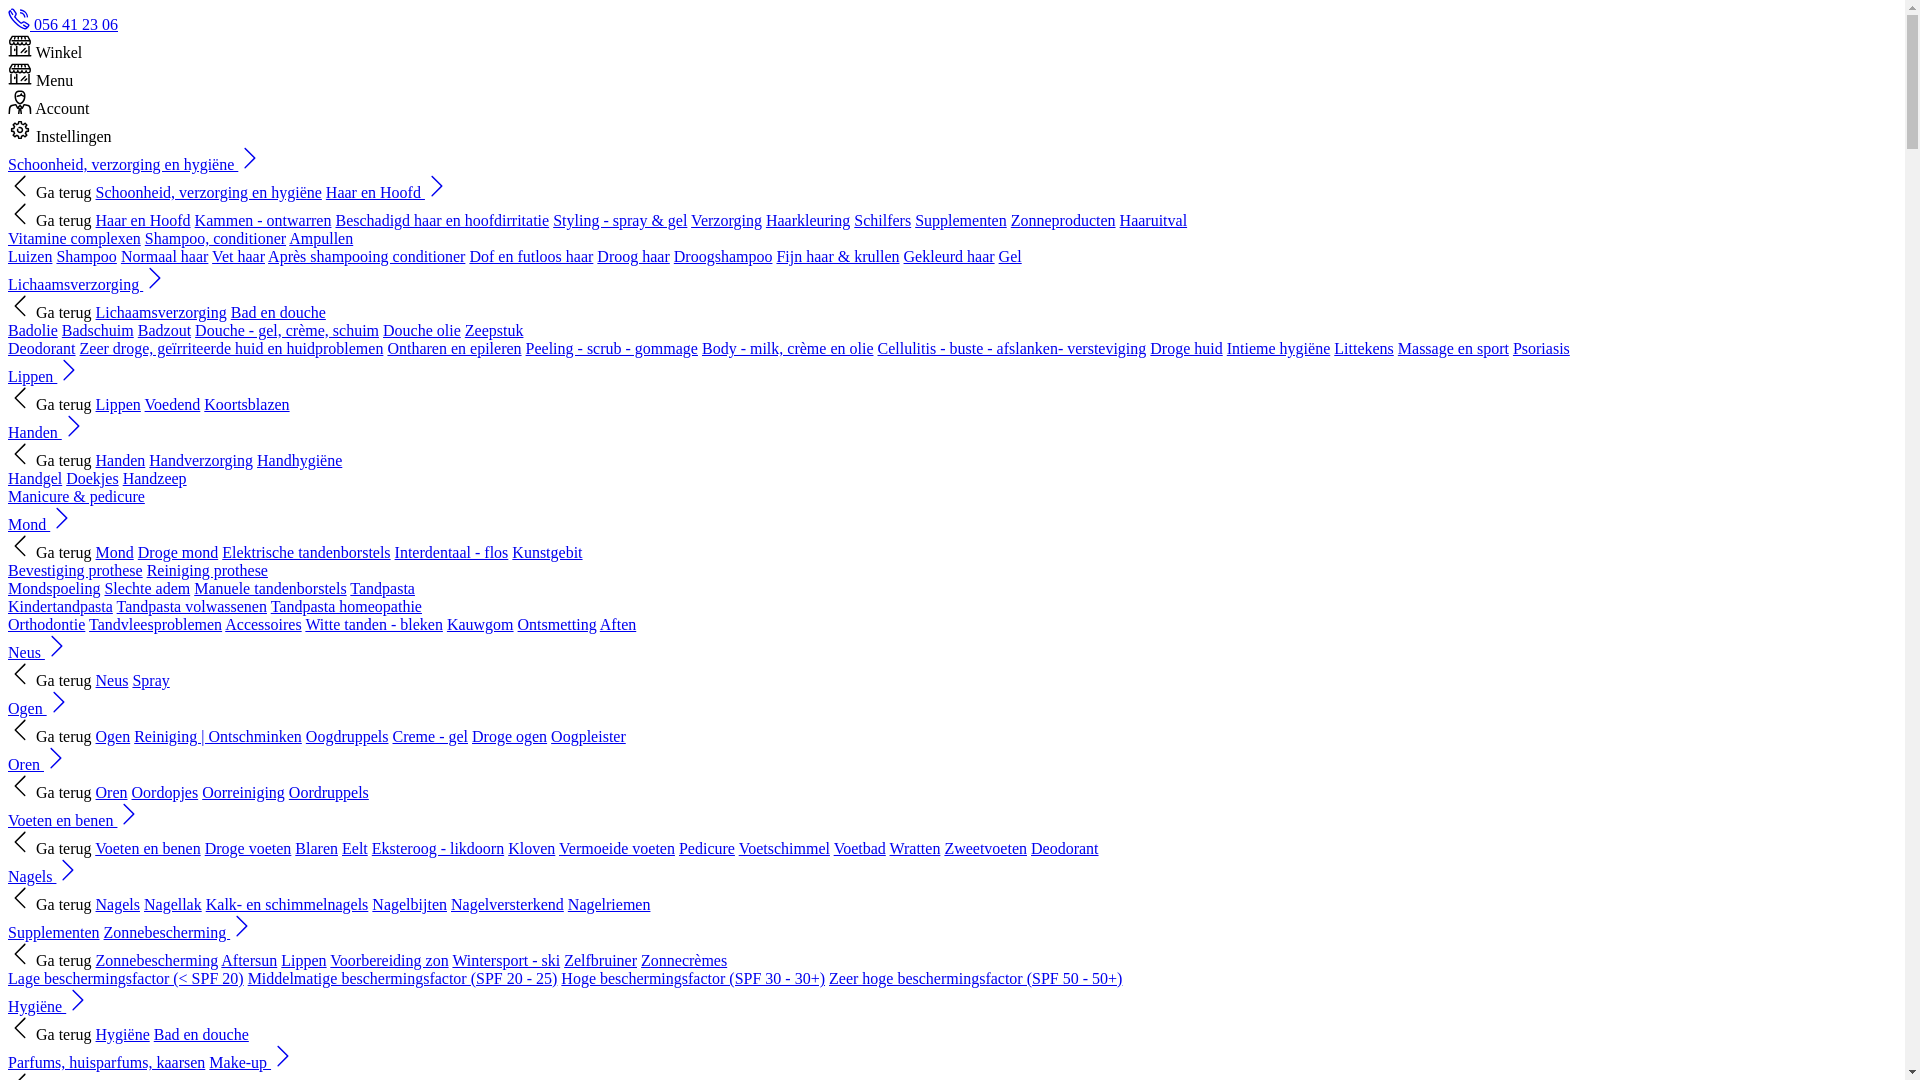 This screenshot has height=1080, width=1920. I want to click on 'Lichaamsverzorging', so click(86, 284).